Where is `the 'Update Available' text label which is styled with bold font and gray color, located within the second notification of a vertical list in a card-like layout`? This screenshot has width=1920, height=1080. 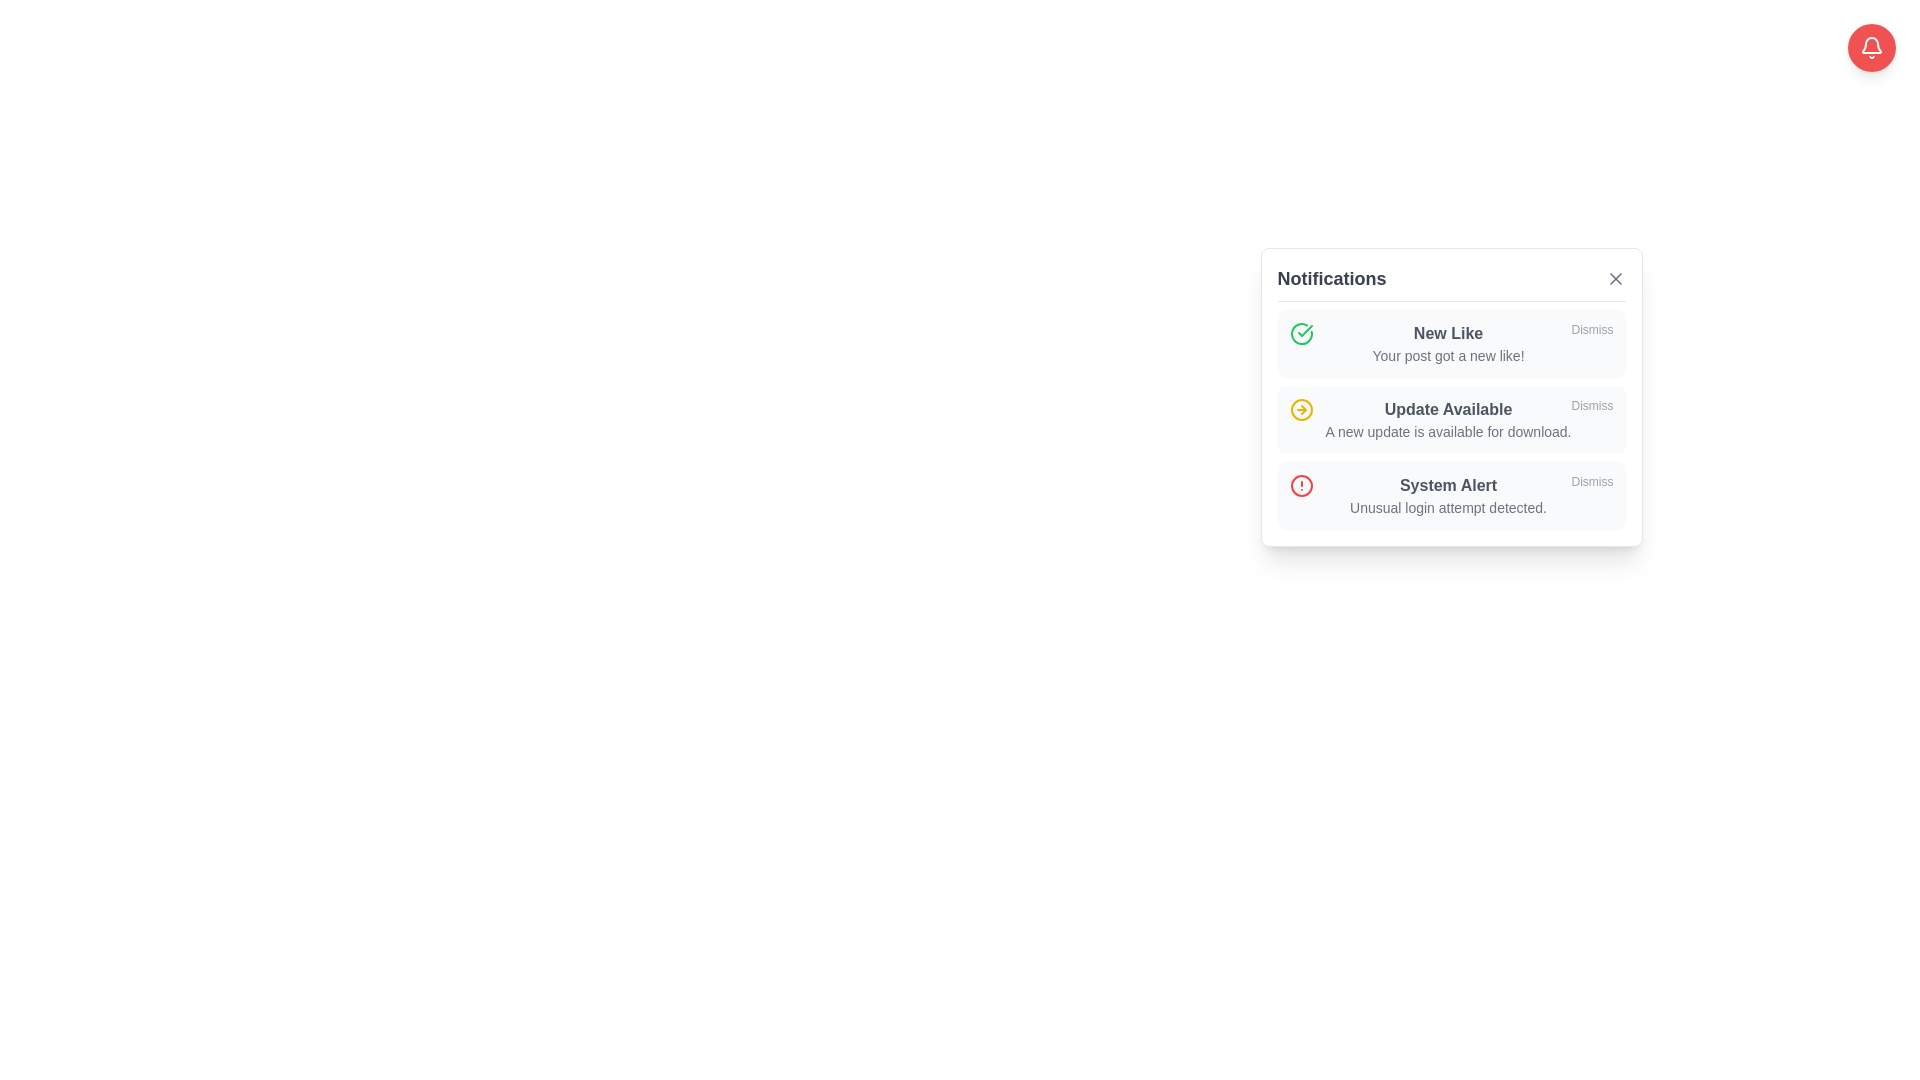 the 'Update Available' text label which is styled with bold font and gray color, located within the second notification of a vertical list in a card-like layout is located at coordinates (1448, 408).